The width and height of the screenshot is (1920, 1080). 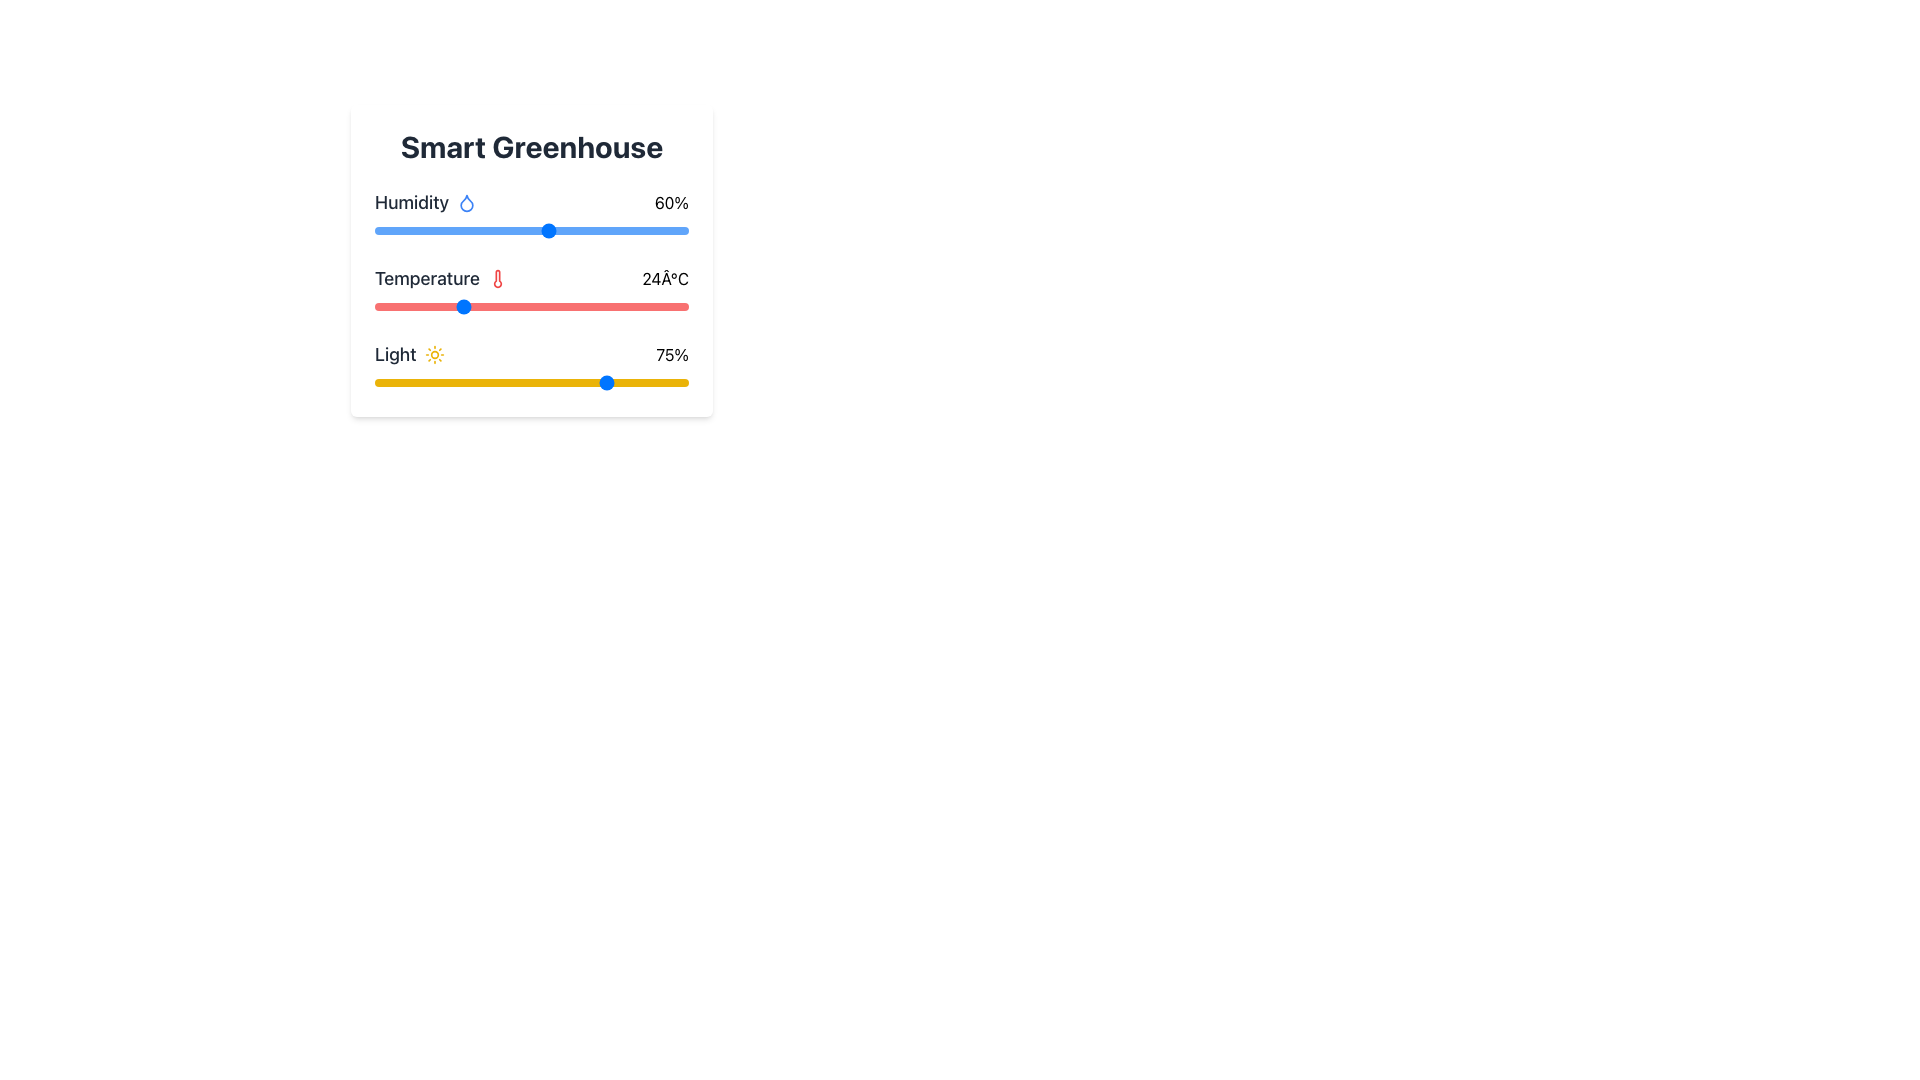 What do you see at coordinates (416, 307) in the screenshot?
I see `the temperature` at bounding box center [416, 307].